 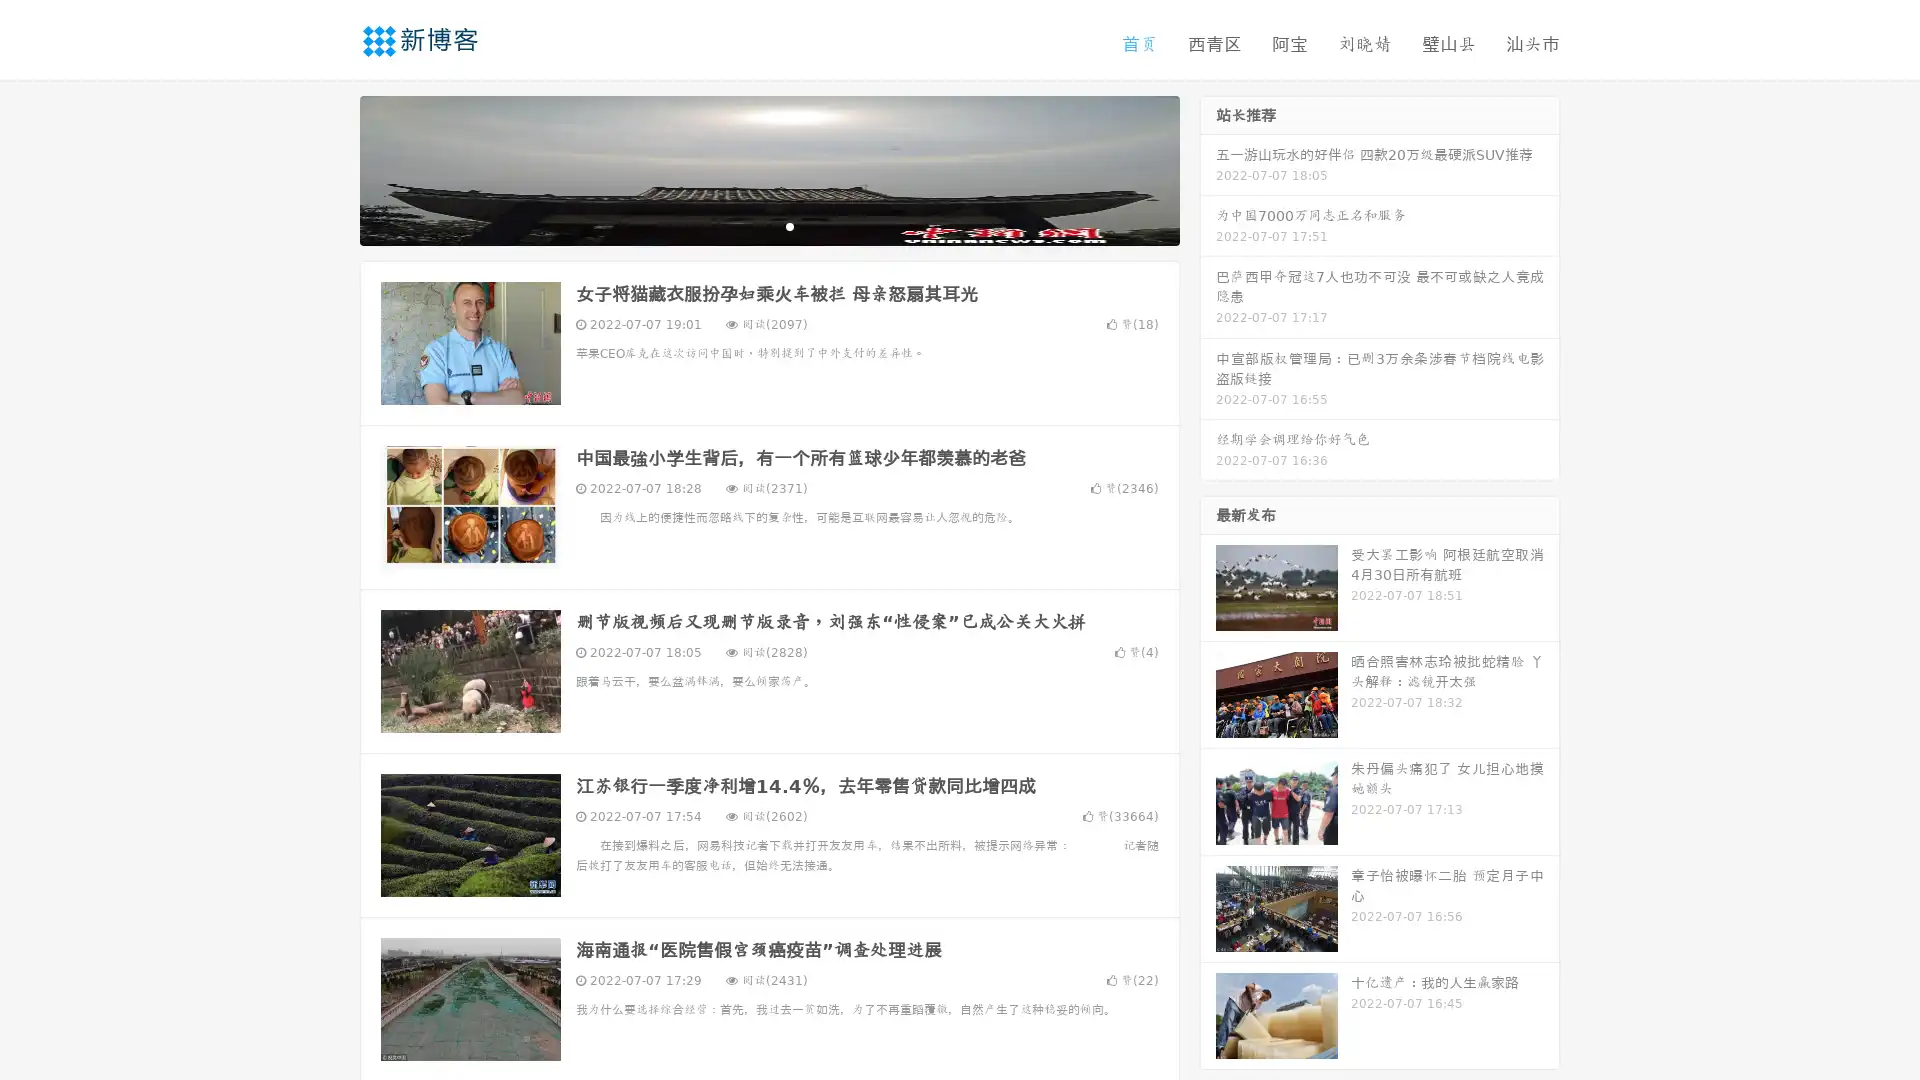 What do you see at coordinates (748, 225) in the screenshot?
I see `Go to slide 1` at bounding box center [748, 225].